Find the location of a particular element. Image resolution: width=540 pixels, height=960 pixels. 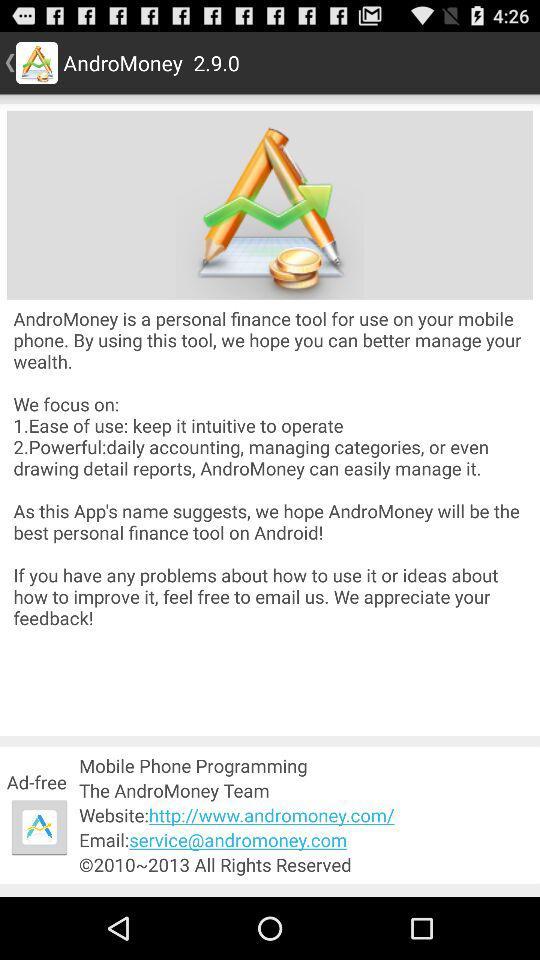

app button is located at coordinates (39, 827).